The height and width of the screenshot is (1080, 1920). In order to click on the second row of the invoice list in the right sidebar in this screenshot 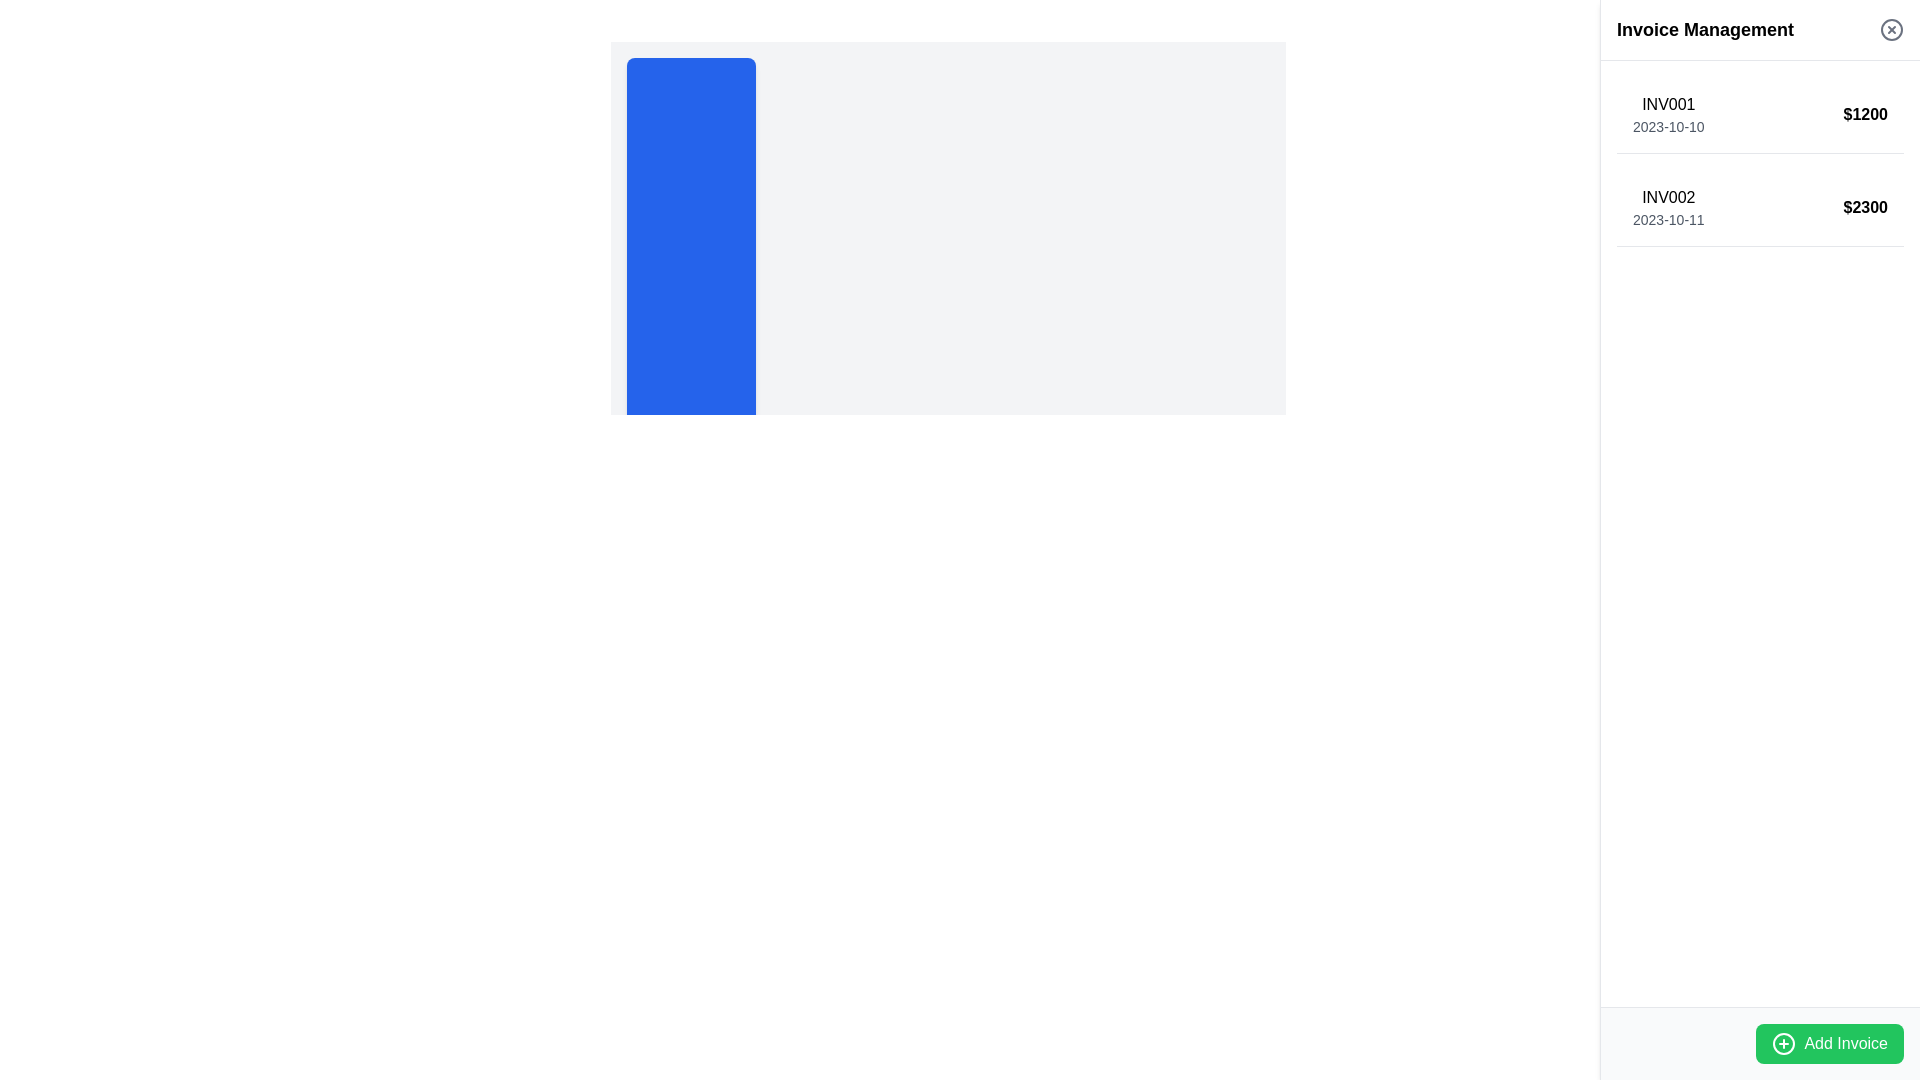, I will do `click(1760, 208)`.